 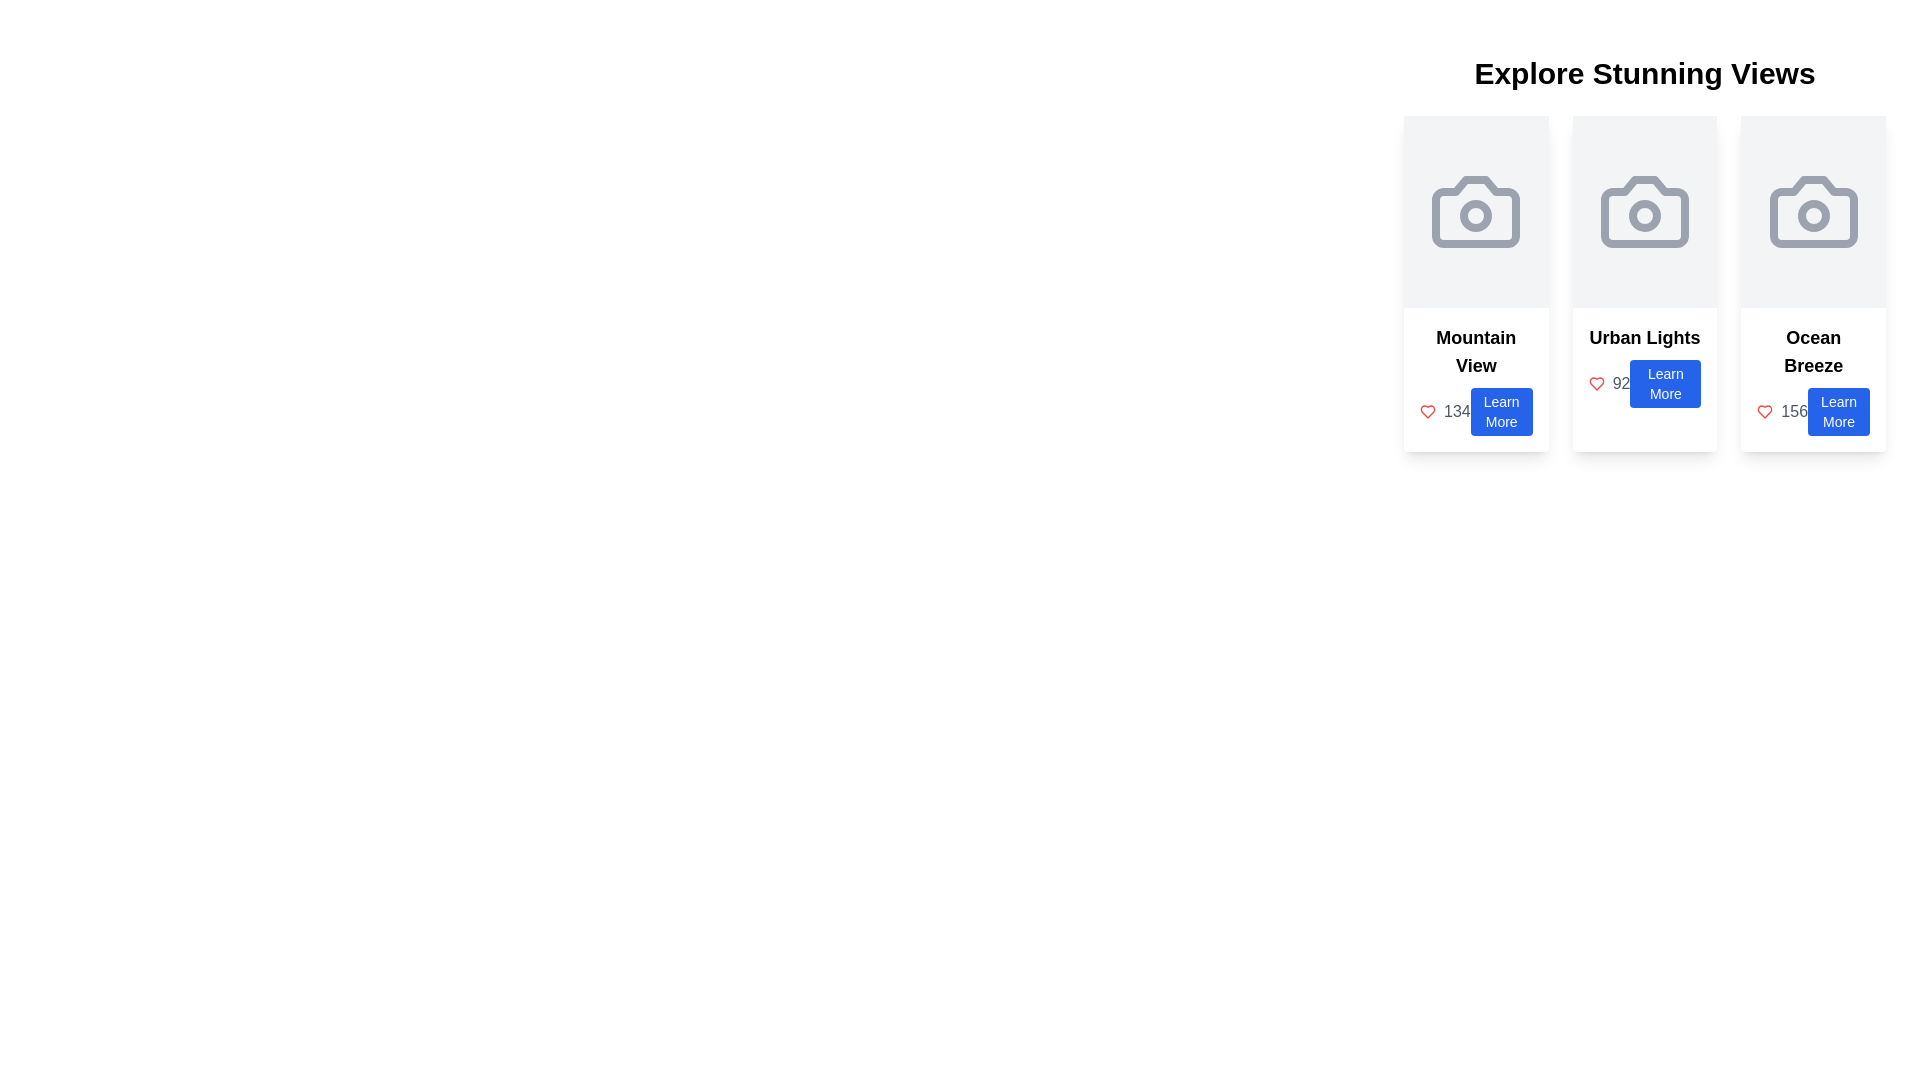 What do you see at coordinates (1645, 366) in the screenshot?
I see `the 'Learn More' button with a blue background and white text, located under 'Urban Lights' in the middle card of a horizontally aligned list of cards` at bounding box center [1645, 366].